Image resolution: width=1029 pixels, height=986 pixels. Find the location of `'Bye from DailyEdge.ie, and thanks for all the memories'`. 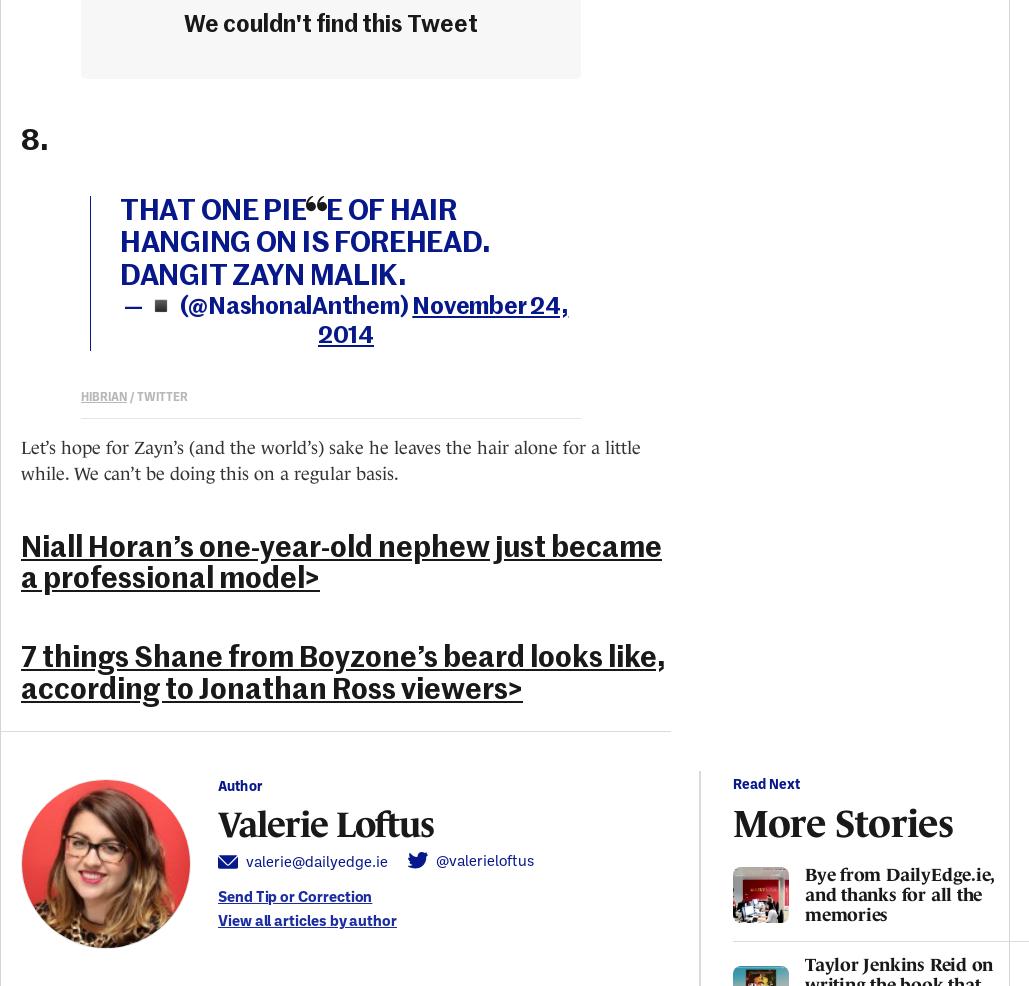

'Bye from DailyEdge.ie, and thanks for all the memories' is located at coordinates (899, 893).